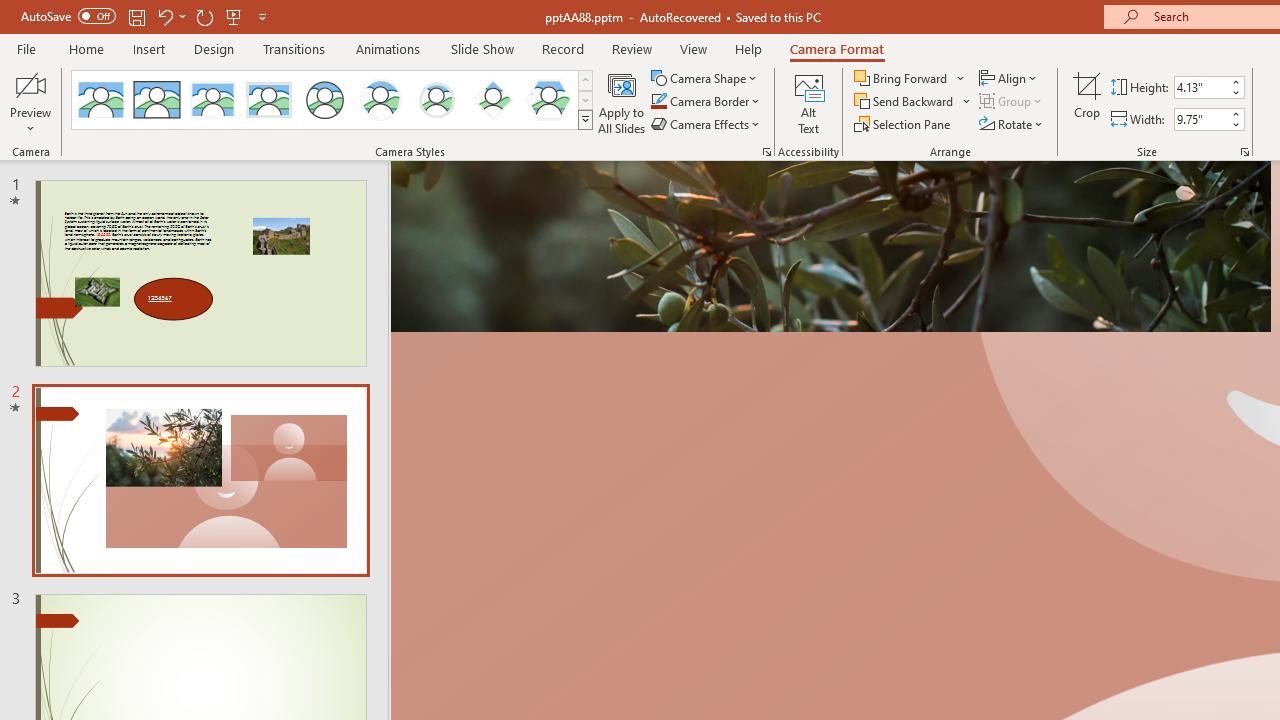 The width and height of the screenshot is (1280, 720). Describe the element at coordinates (705, 77) in the screenshot. I see `'Camera Shape'` at that location.